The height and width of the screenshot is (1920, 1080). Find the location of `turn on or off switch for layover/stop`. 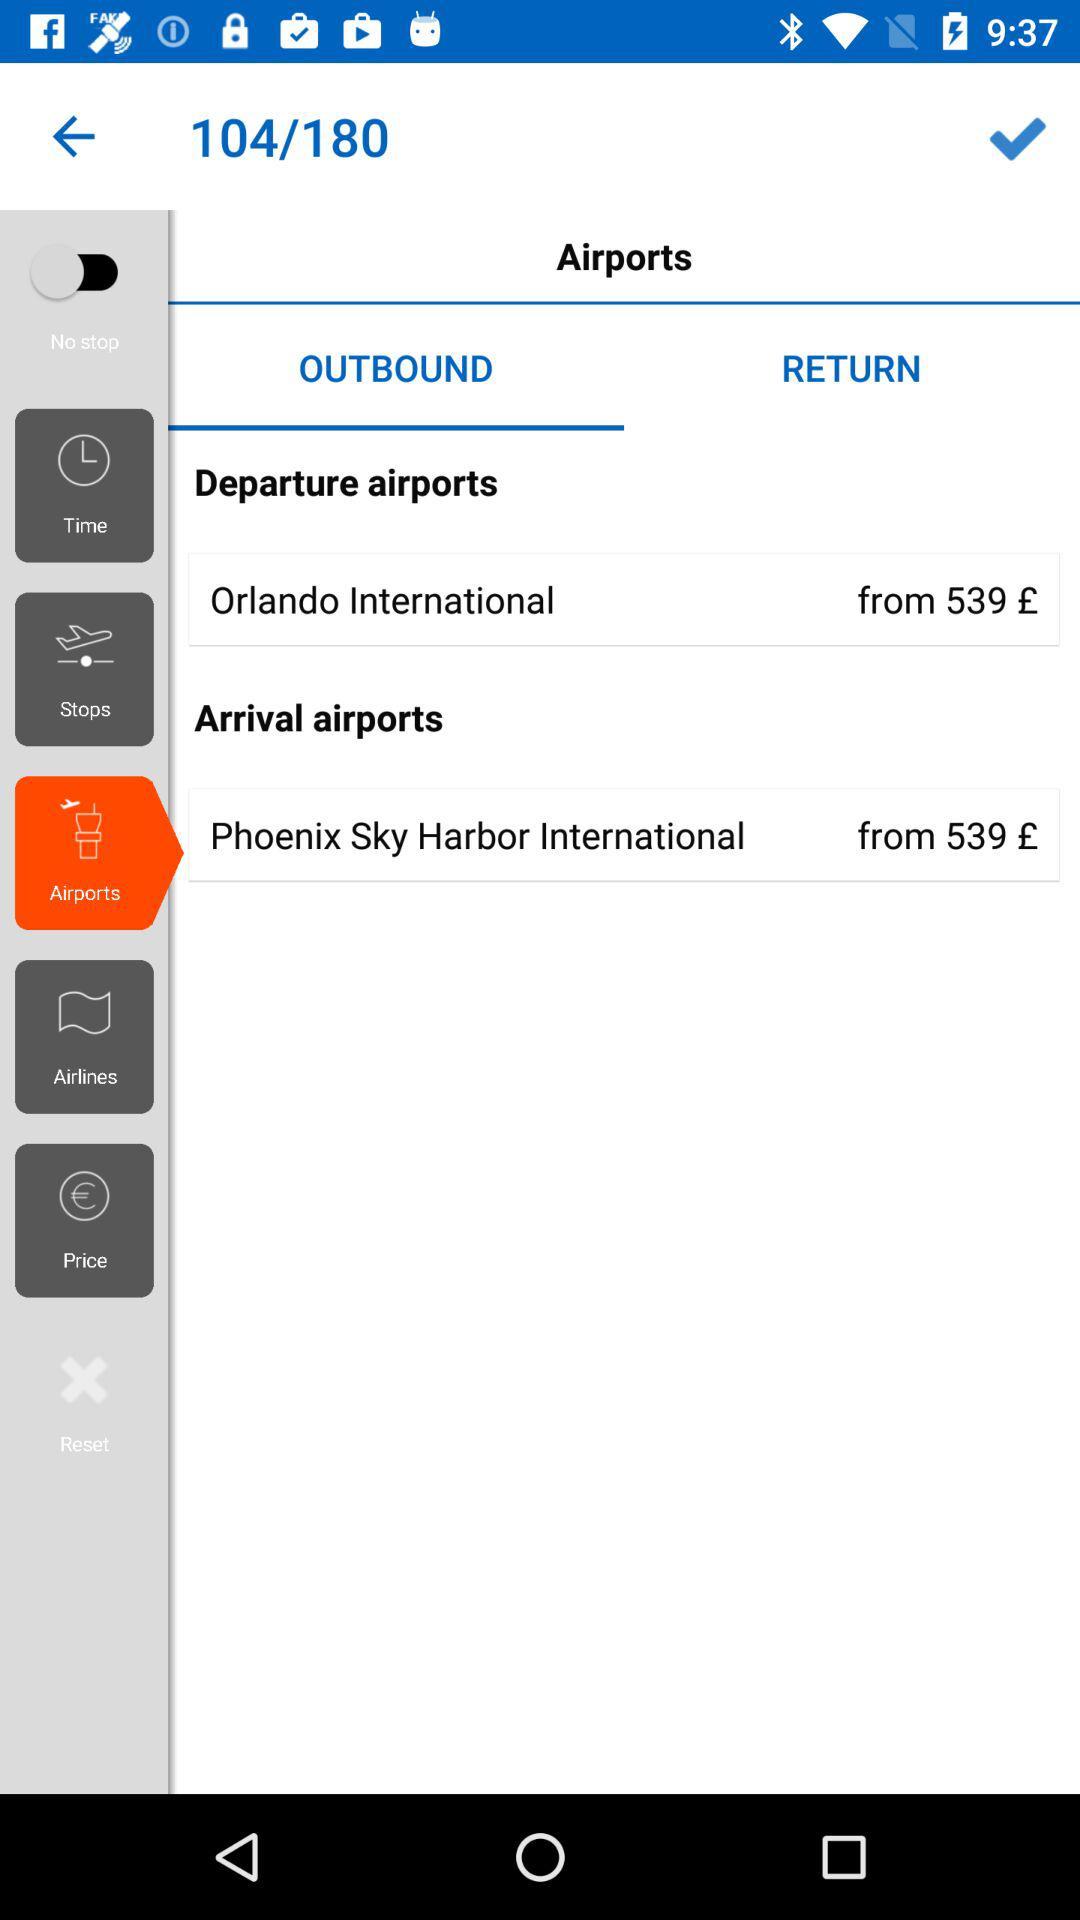

turn on or off switch for layover/stop is located at coordinates (83, 270).